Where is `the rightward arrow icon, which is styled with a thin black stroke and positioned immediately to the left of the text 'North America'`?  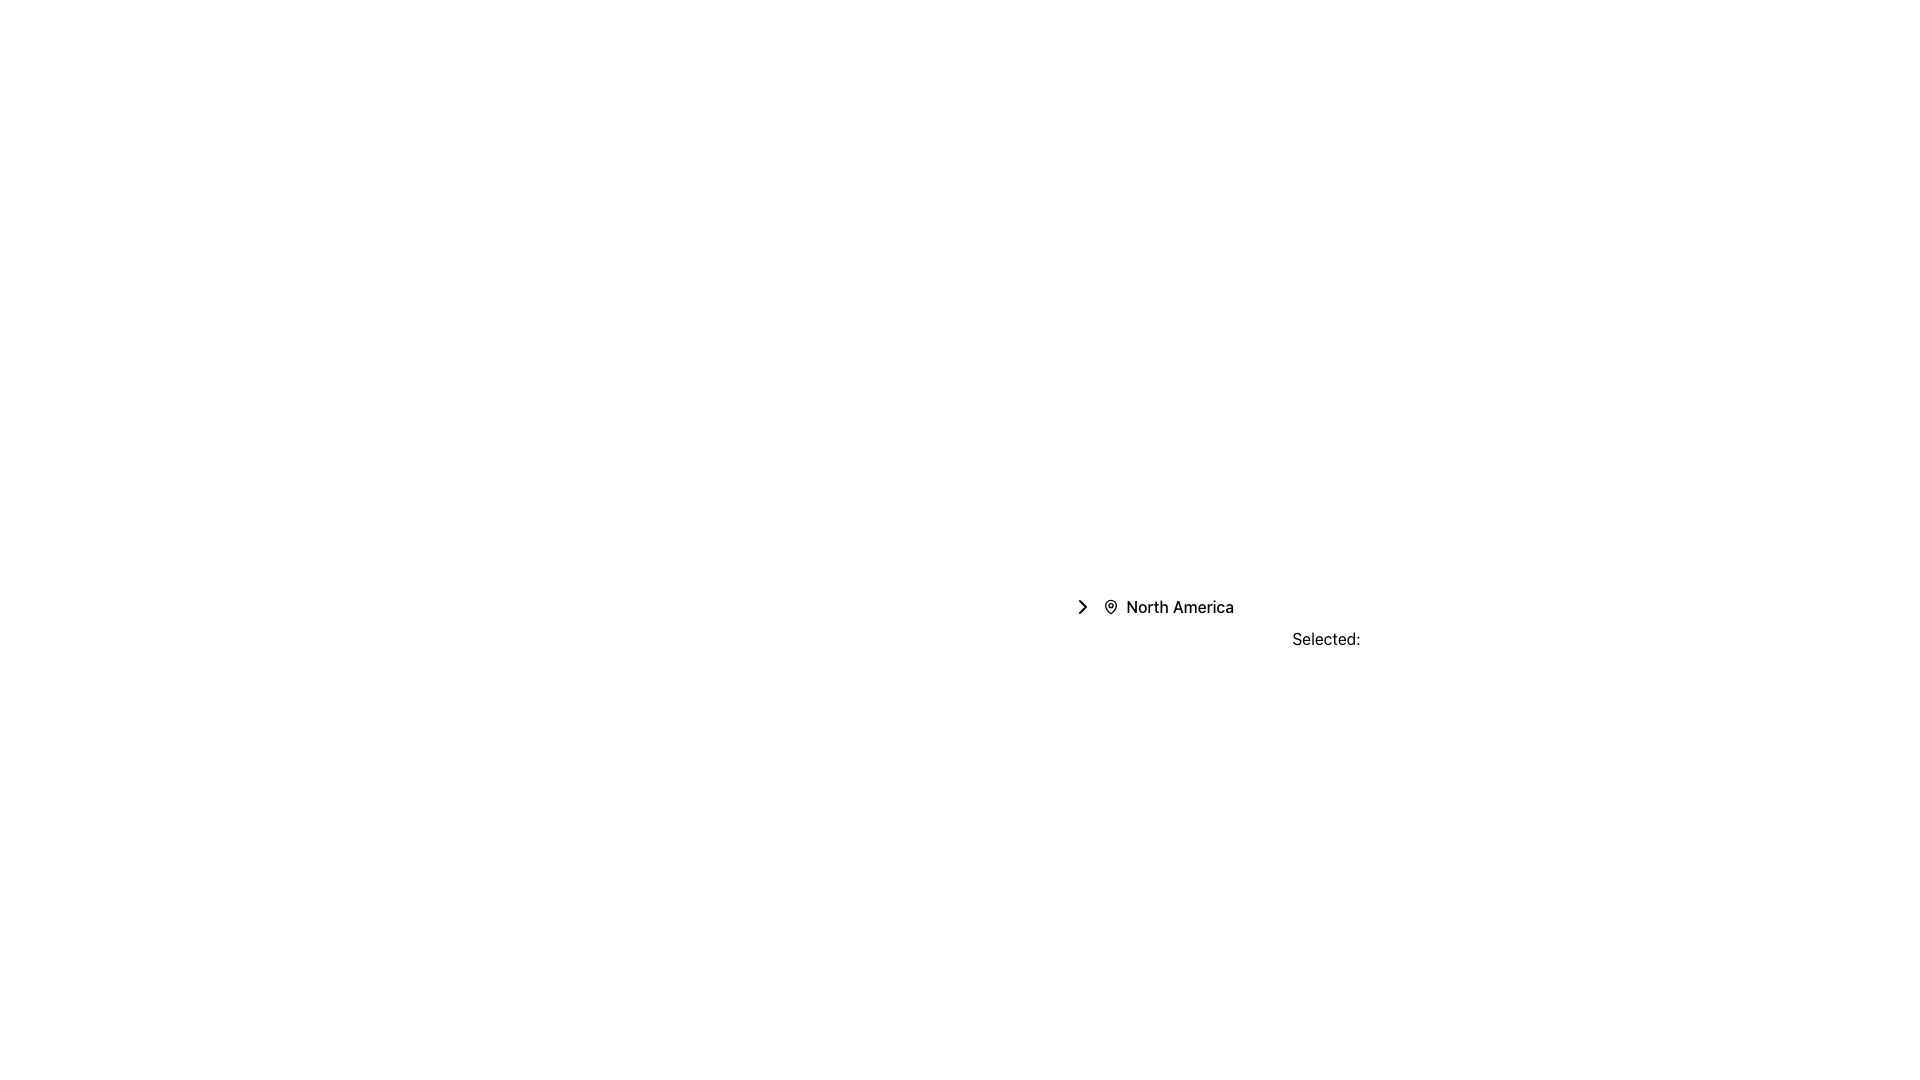
the rightward arrow icon, which is styled with a thin black stroke and positioned immediately to the left of the text 'North America' is located at coordinates (1081, 605).